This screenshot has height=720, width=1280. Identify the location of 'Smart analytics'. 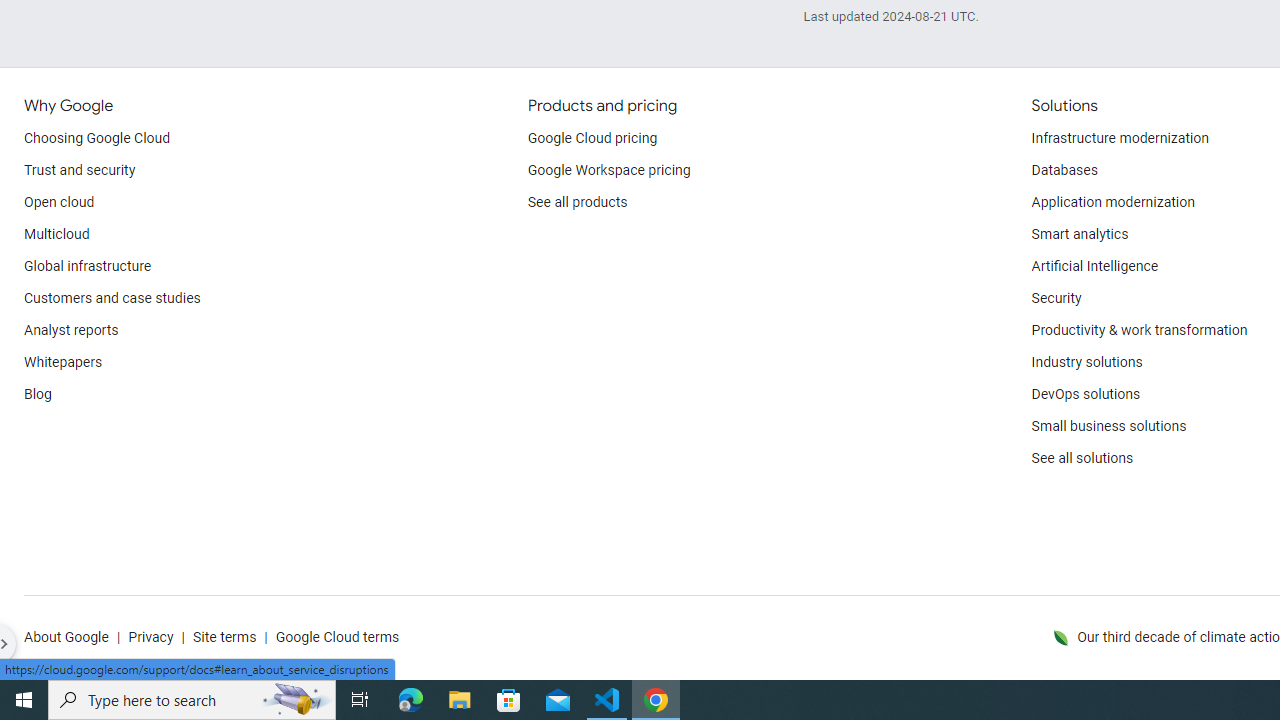
(1078, 234).